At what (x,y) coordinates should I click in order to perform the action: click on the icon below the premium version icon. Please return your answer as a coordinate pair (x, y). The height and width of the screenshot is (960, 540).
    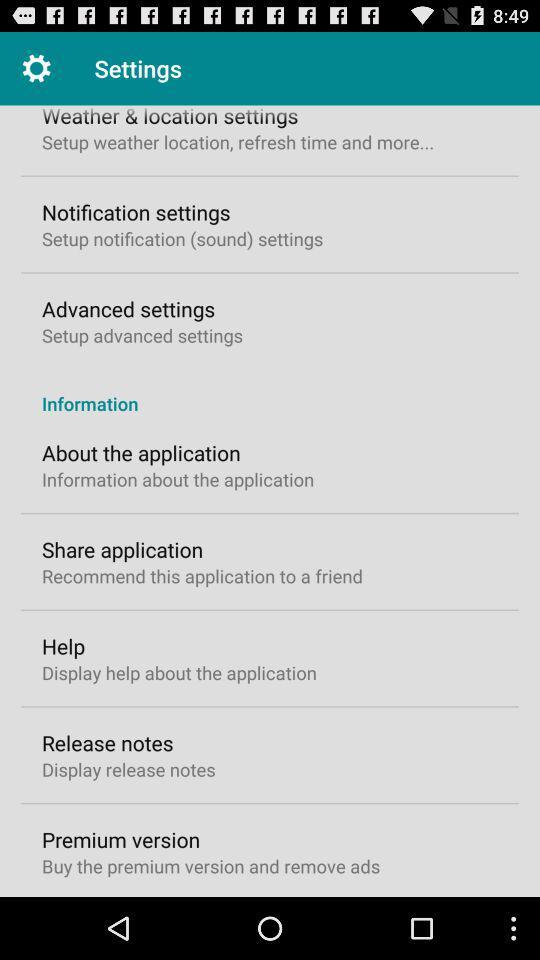
    Looking at the image, I should click on (210, 865).